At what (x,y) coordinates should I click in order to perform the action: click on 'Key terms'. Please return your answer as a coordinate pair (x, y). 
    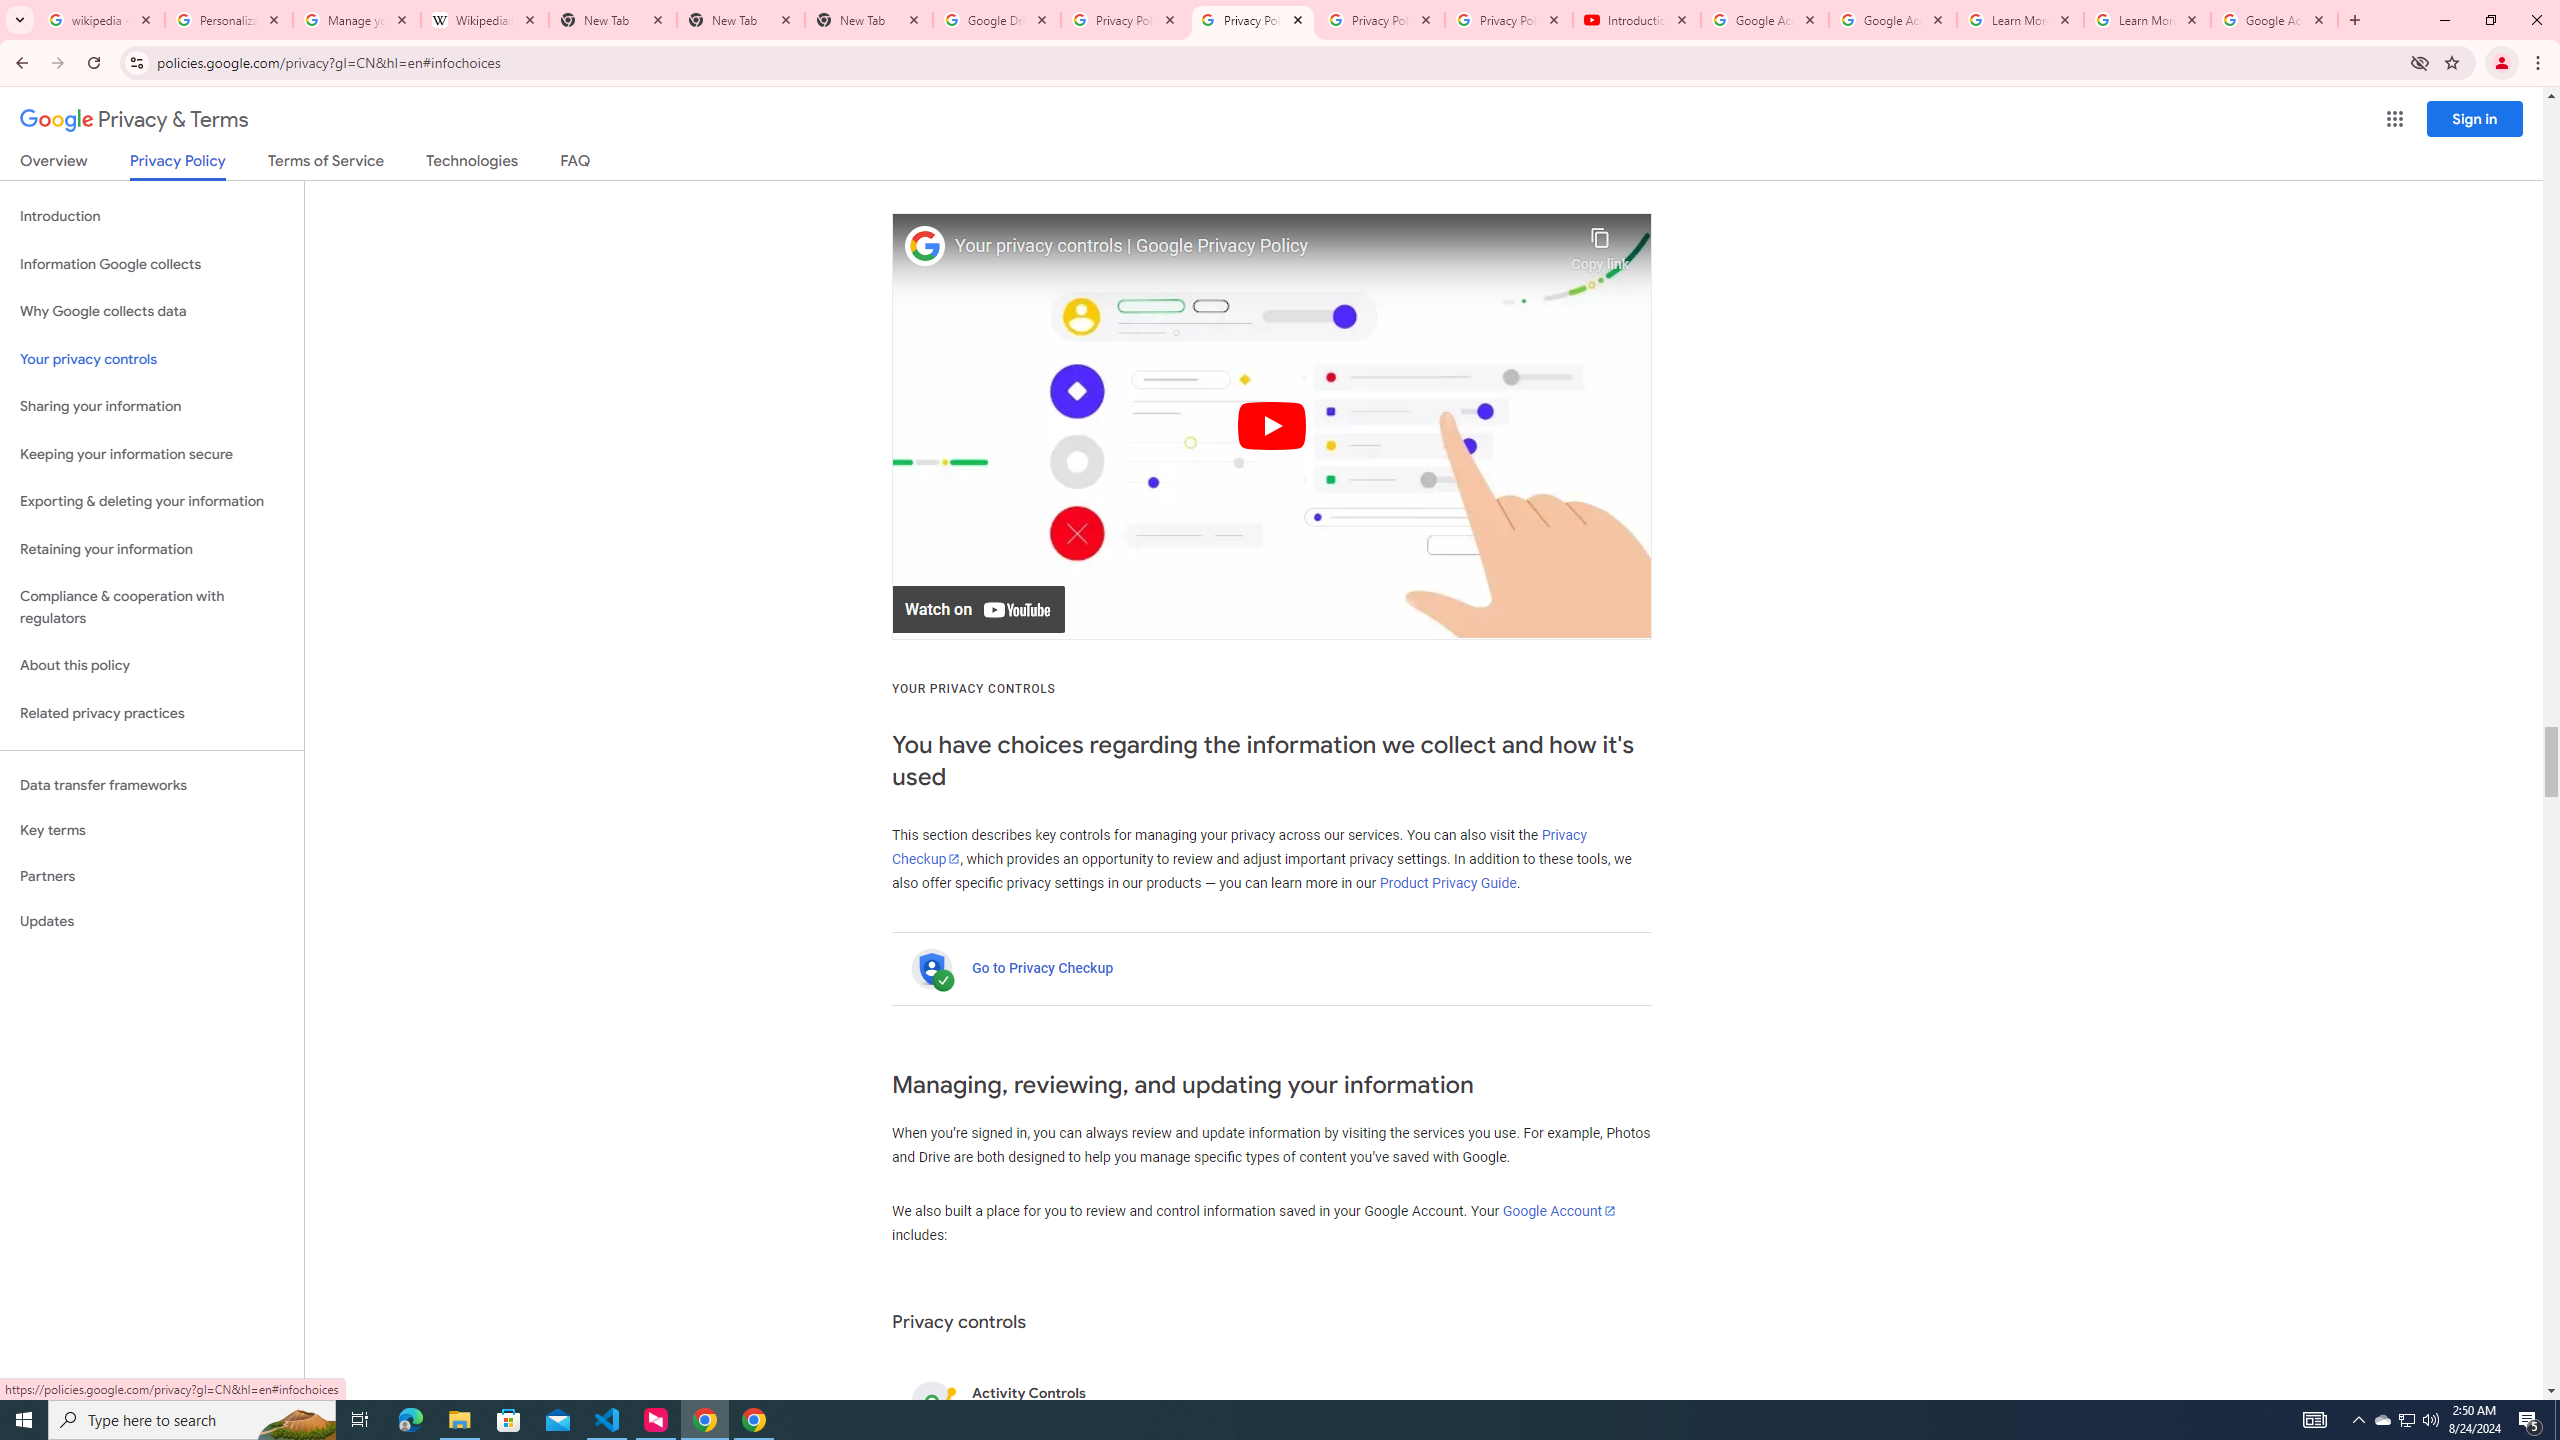
    Looking at the image, I should click on (151, 830).